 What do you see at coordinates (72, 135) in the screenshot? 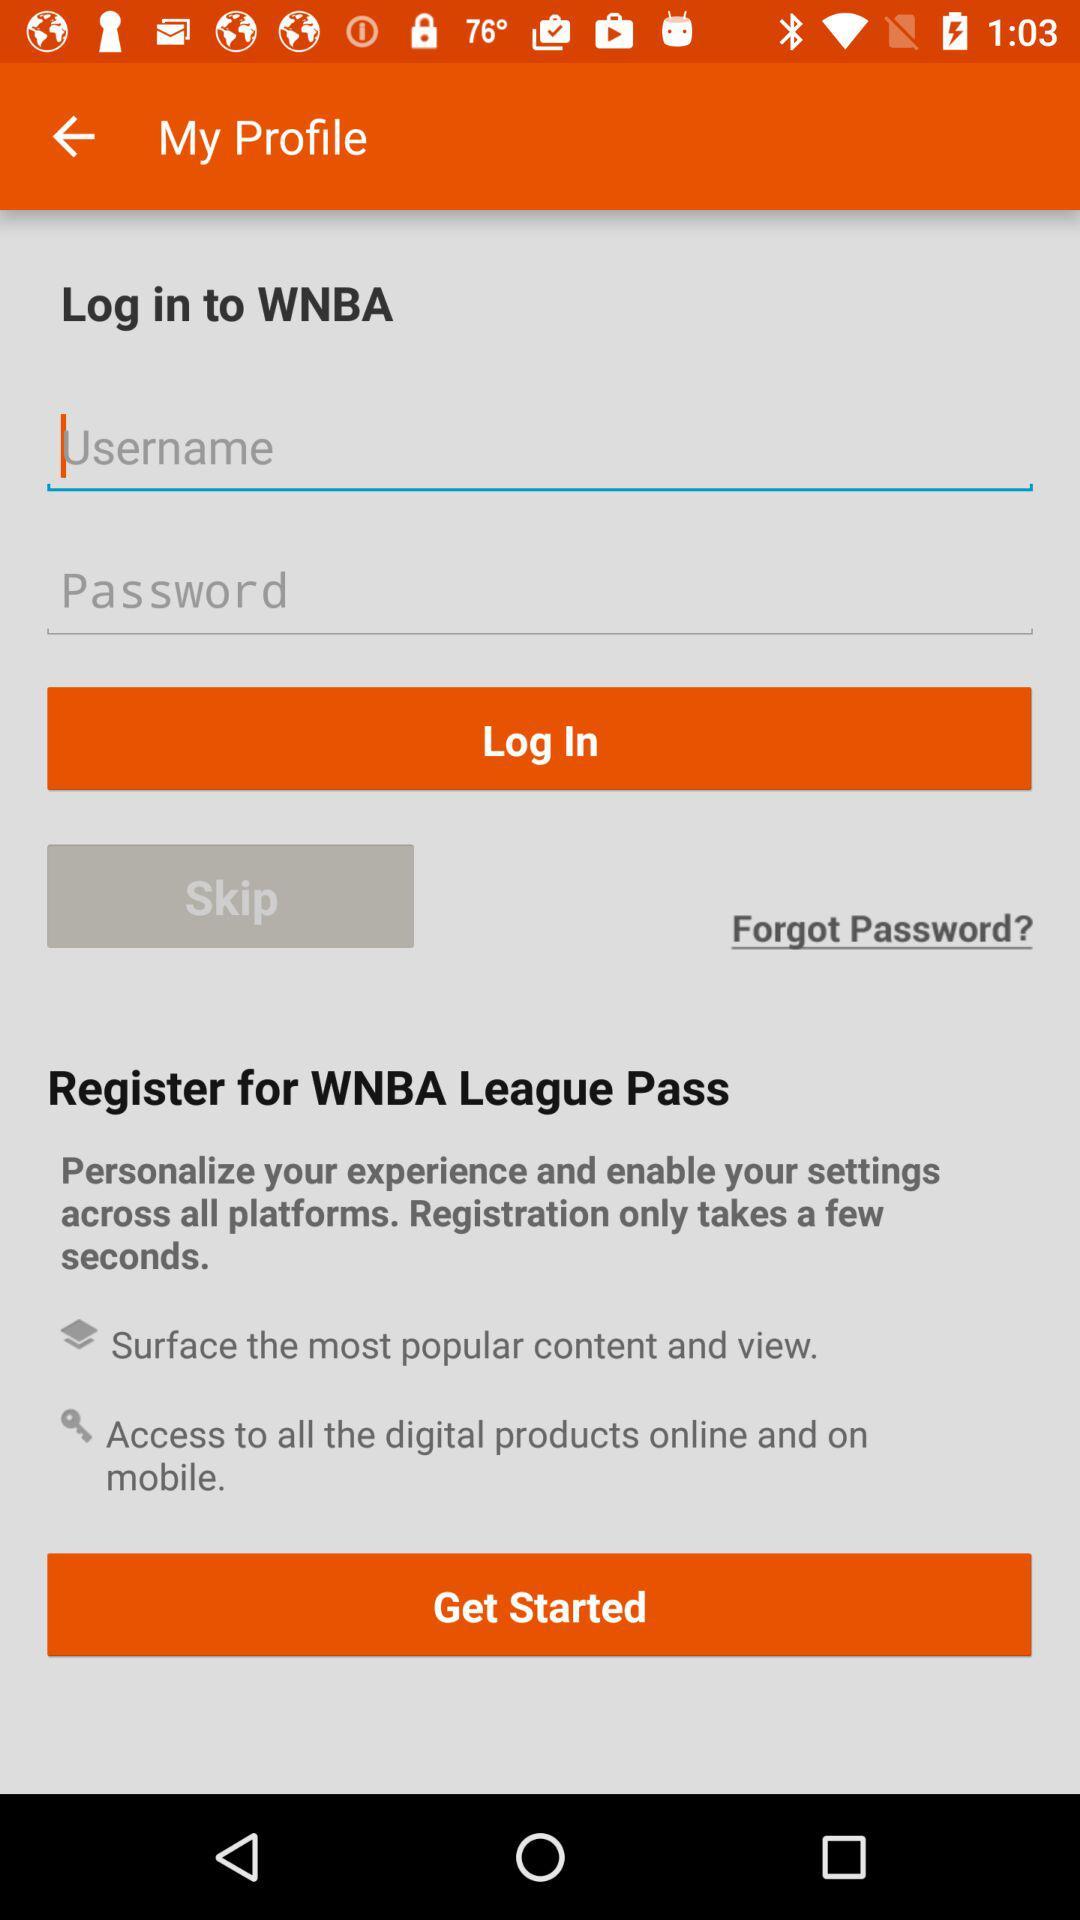
I see `the icon above log in to item` at bounding box center [72, 135].